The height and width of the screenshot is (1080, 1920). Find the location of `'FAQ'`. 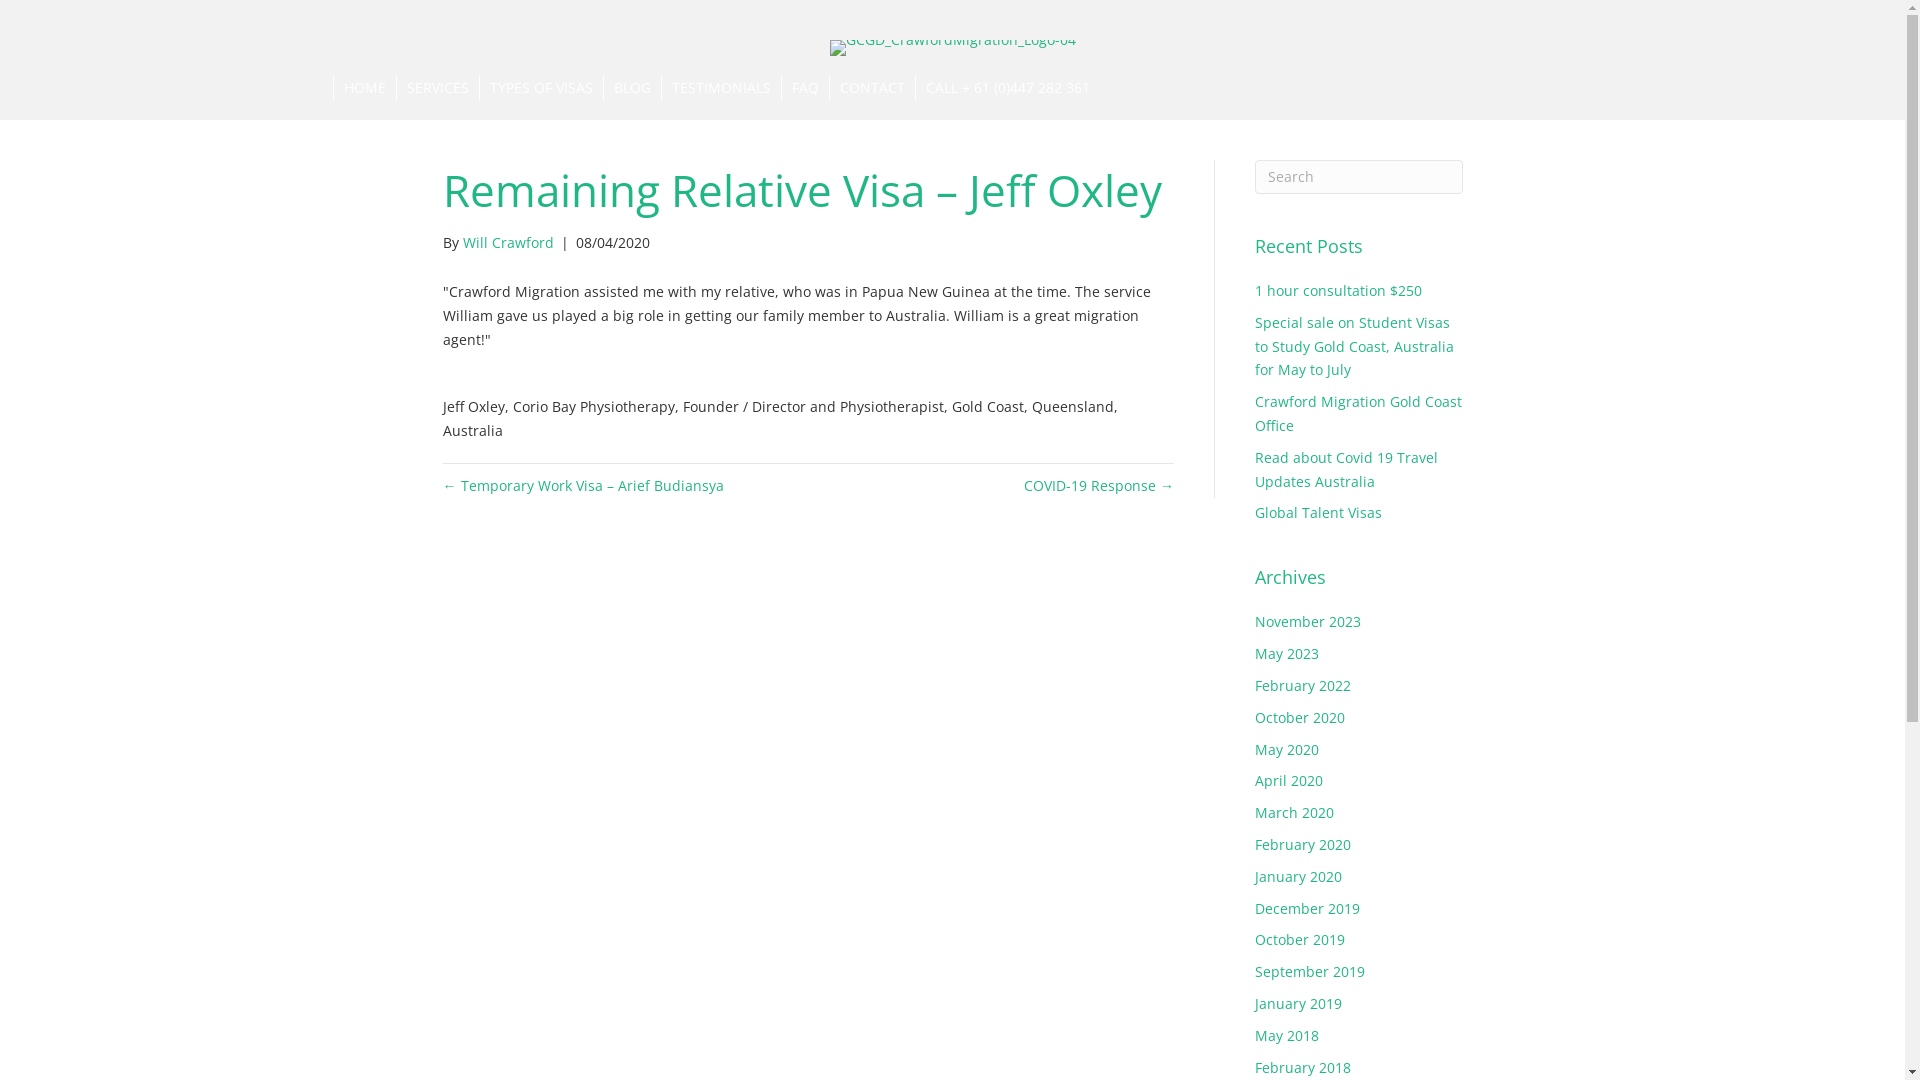

'FAQ' is located at coordinates (804, 87).